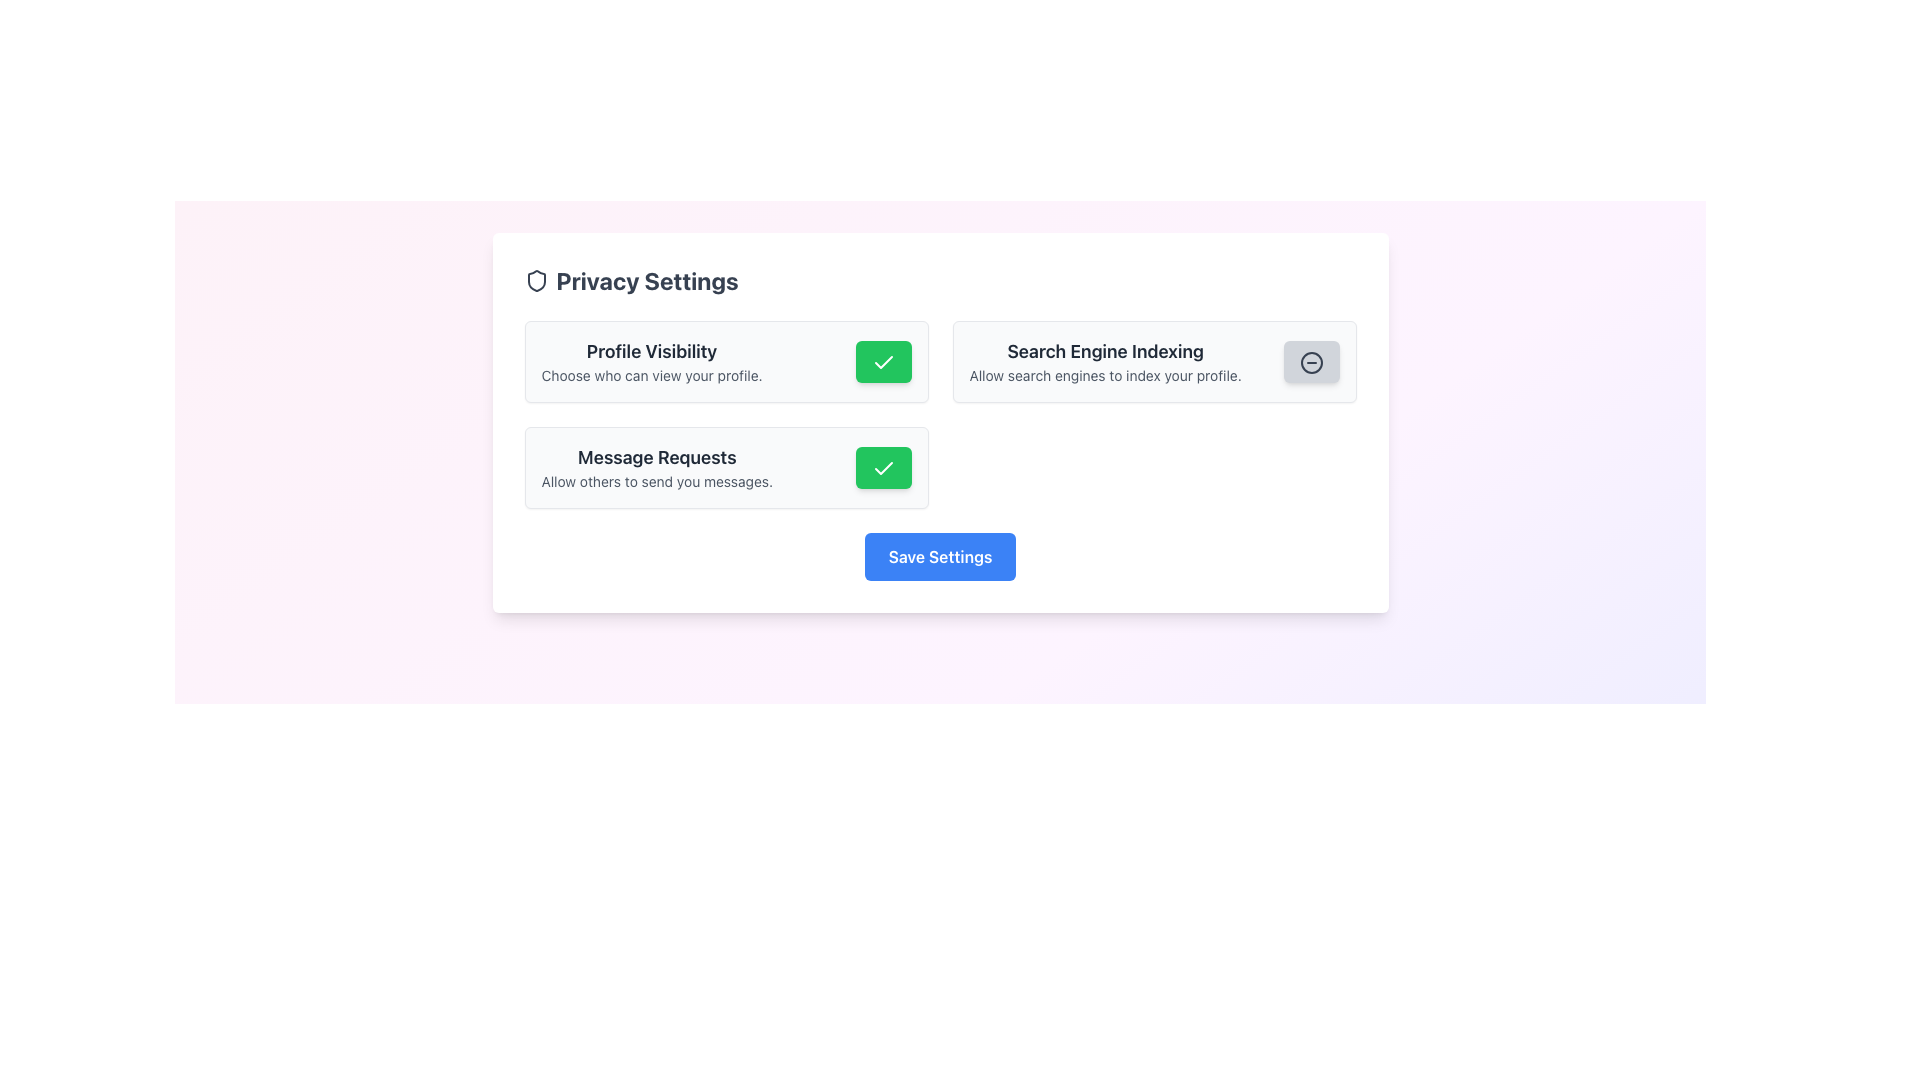 The height and width of the screenshot is (1080, 1920). Describe the element at coordinates (652, 362) in the screenshot. I see `the 'Profile Visibility' text element which consists of two lines: 'Profile Visibility' in bold dark gray and 'Choose who can view your profile.' in lighter gray, located in the top left quadrant of a bordered card` at that location.